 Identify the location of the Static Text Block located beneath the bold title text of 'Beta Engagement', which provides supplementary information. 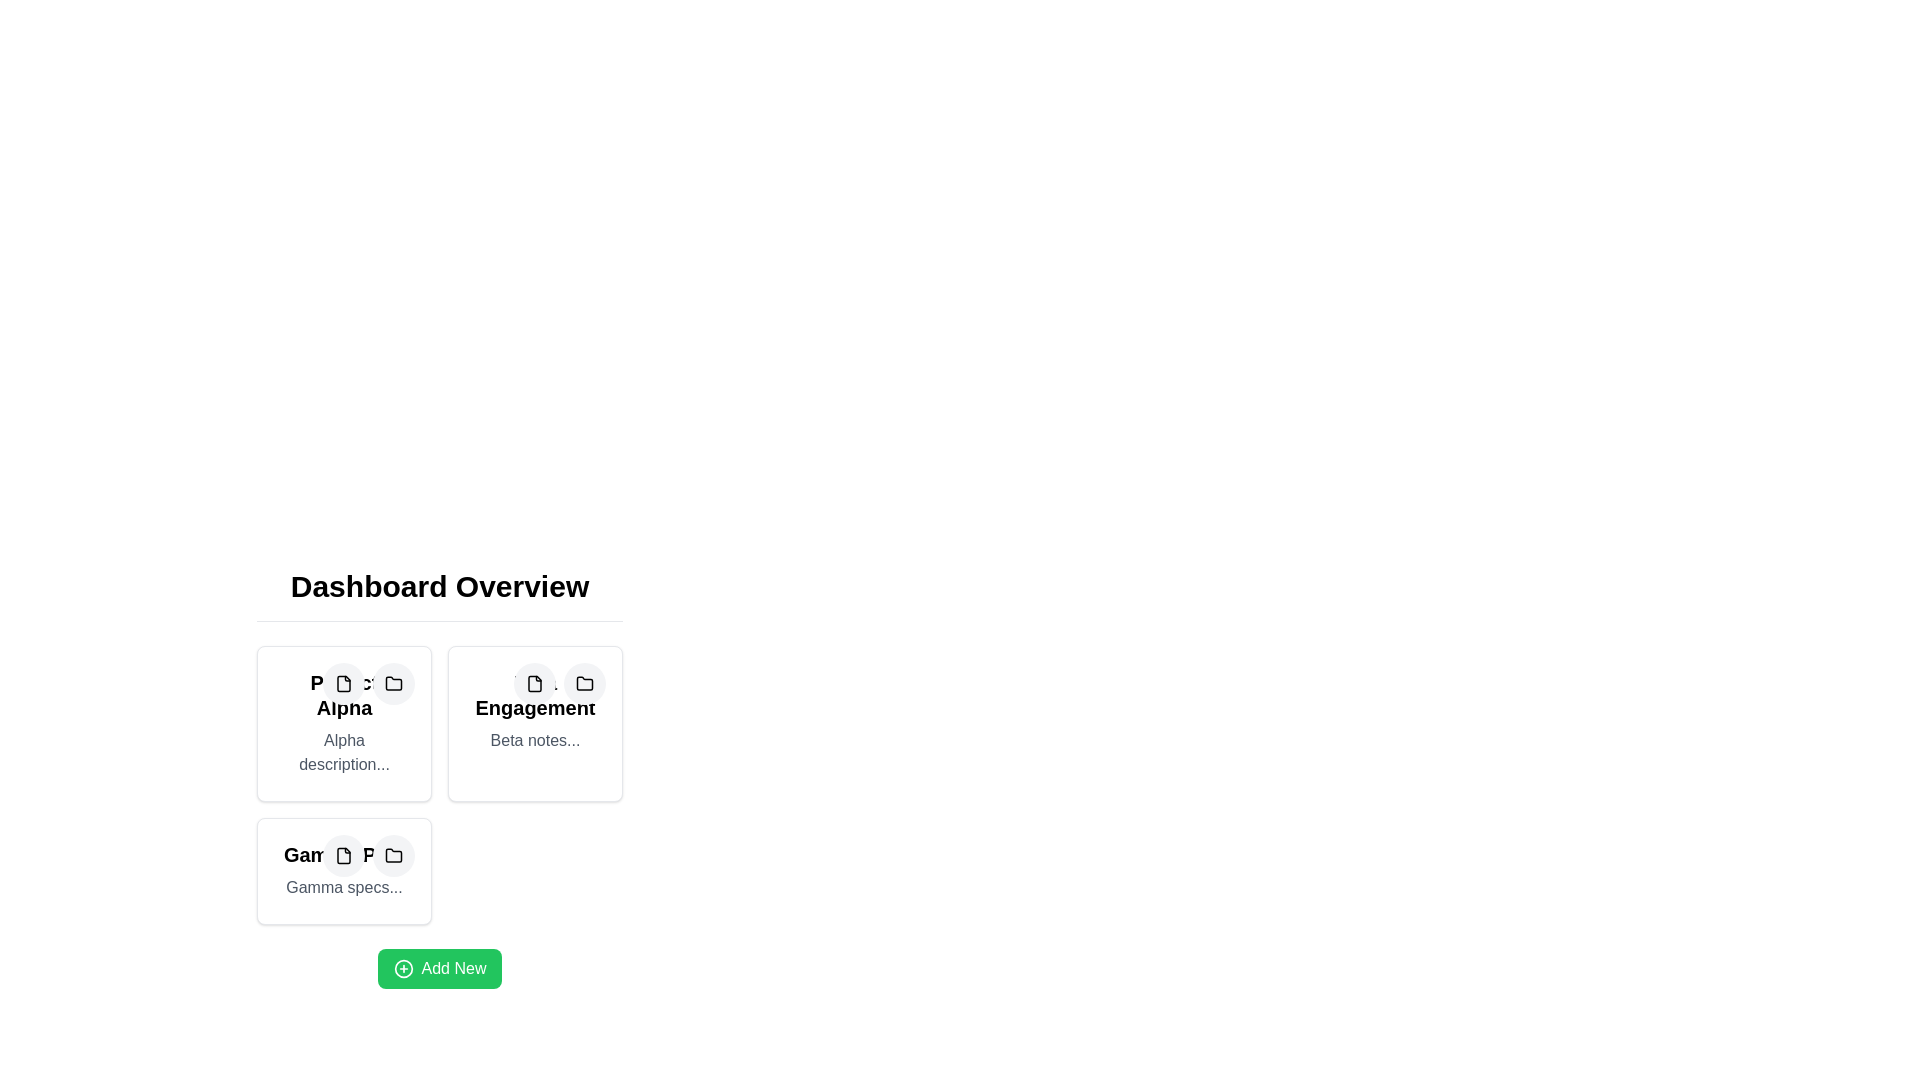
(535, 740).